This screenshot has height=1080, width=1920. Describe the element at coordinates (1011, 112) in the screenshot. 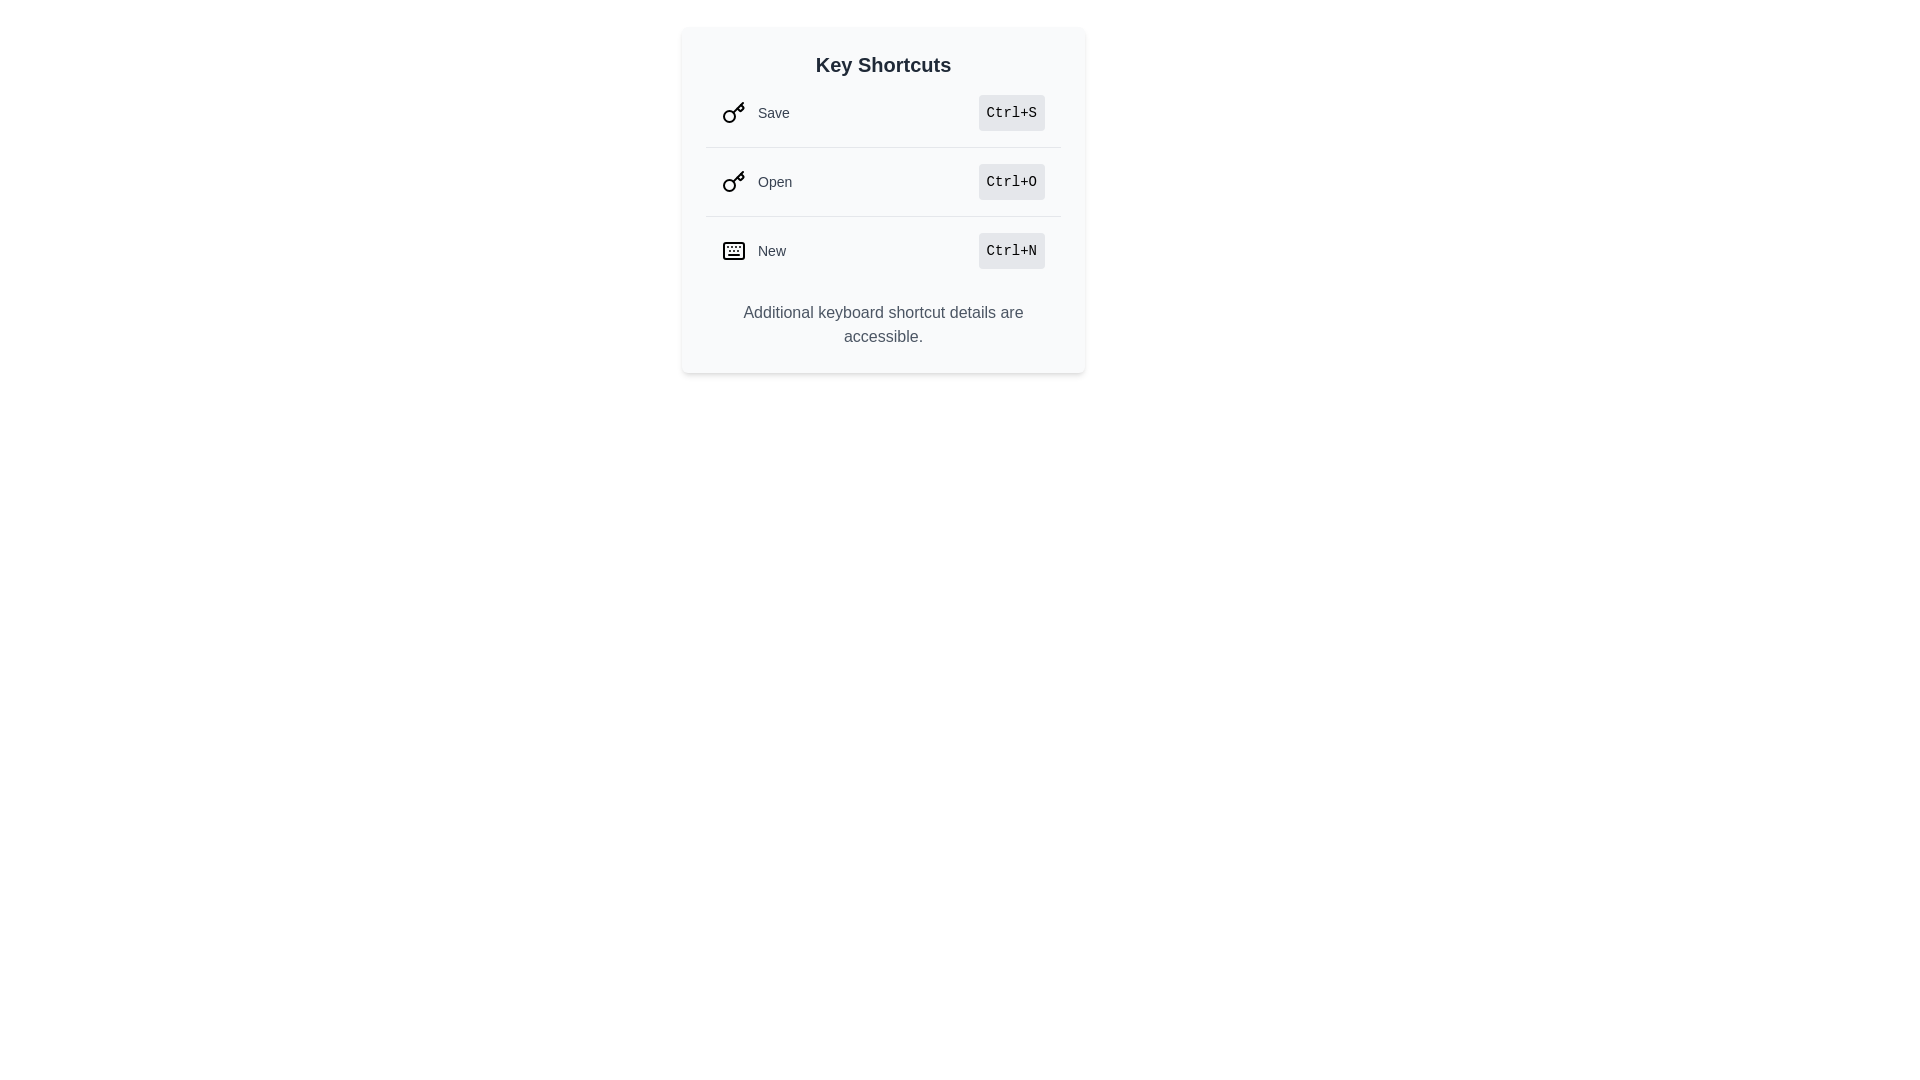

I see `the text label 'Ctrl+S' which is a rectangular box with rounded corners, styled with a light gray background, located within the 'Key Shortcuts' vertical menu` at that location.